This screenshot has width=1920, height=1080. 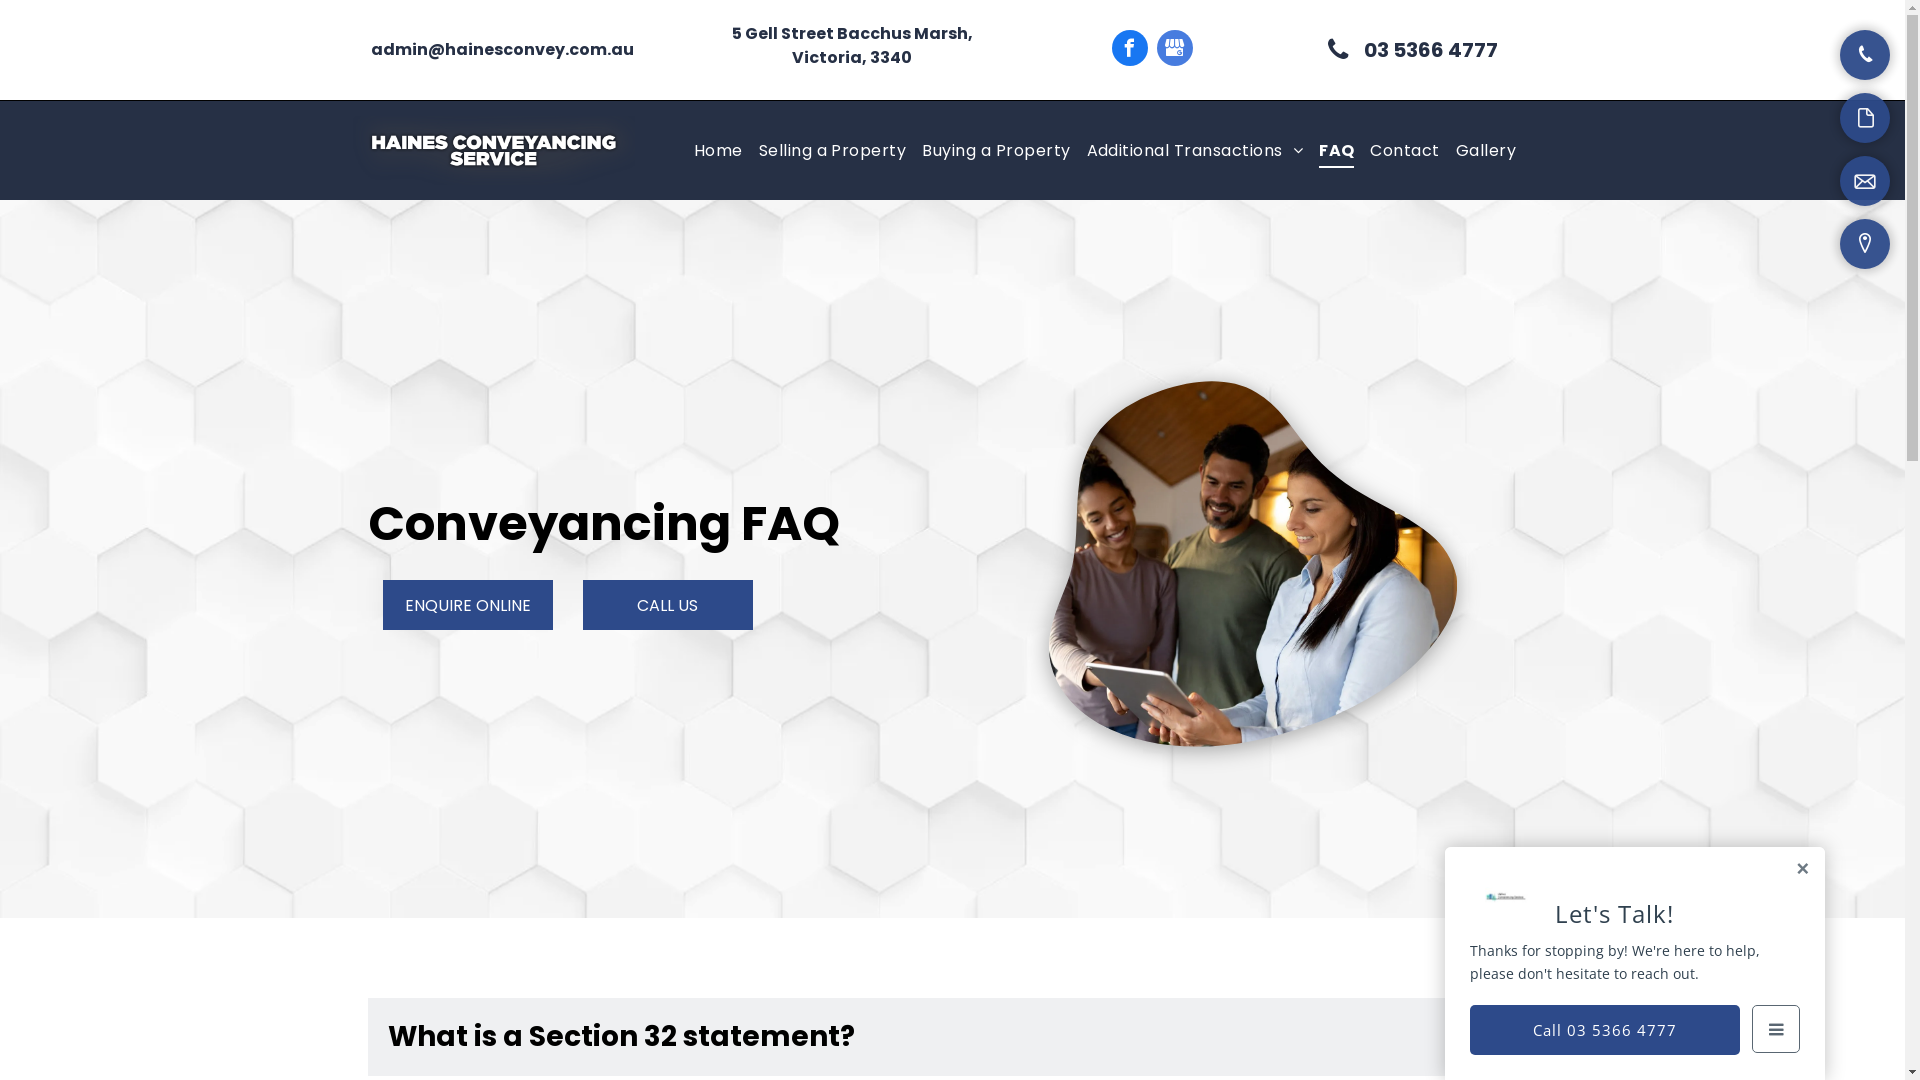 I want to click on 'admin@hainesconvey.com.au', so click(x=502, y=48).